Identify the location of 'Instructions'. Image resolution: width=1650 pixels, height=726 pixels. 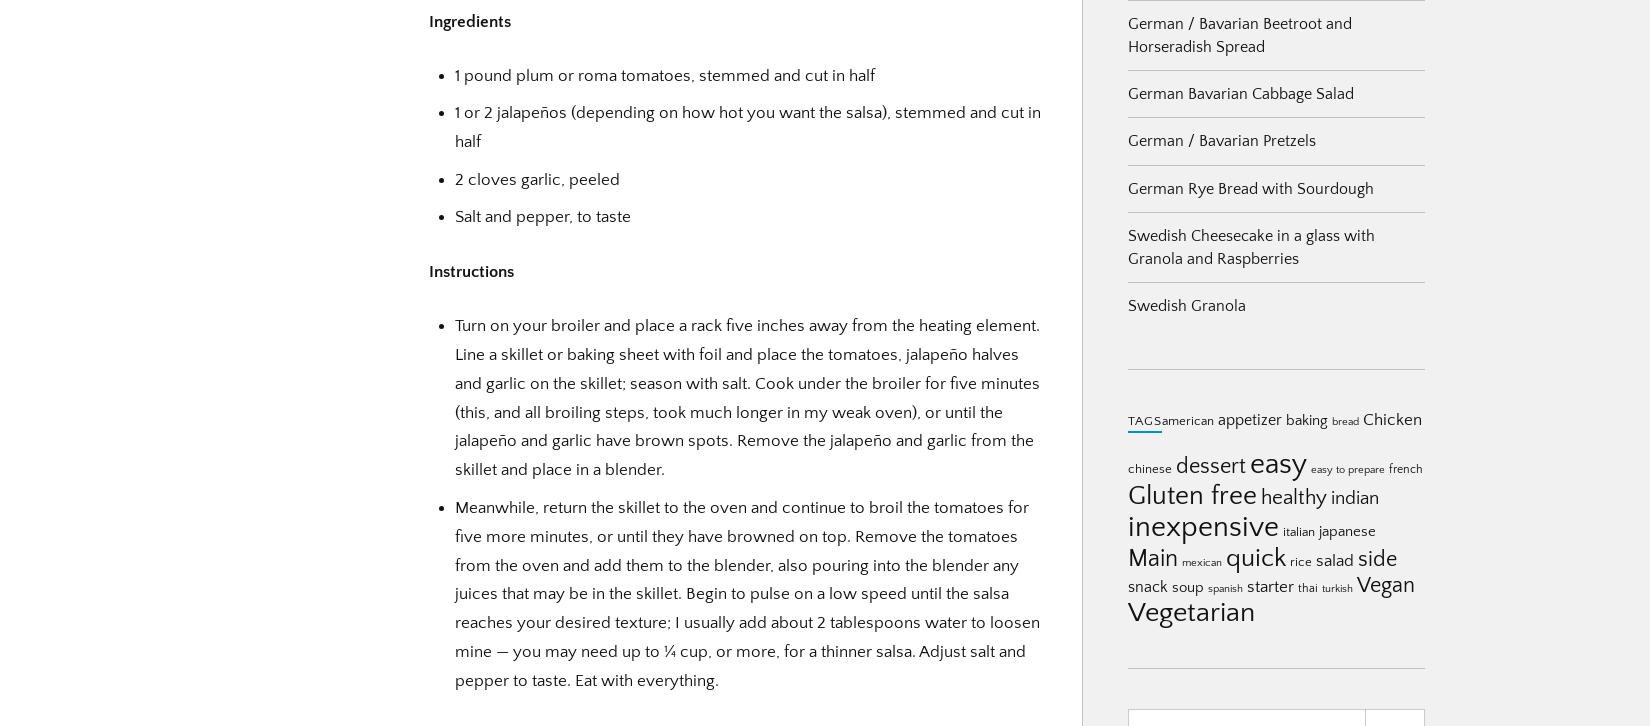
(470, 270).